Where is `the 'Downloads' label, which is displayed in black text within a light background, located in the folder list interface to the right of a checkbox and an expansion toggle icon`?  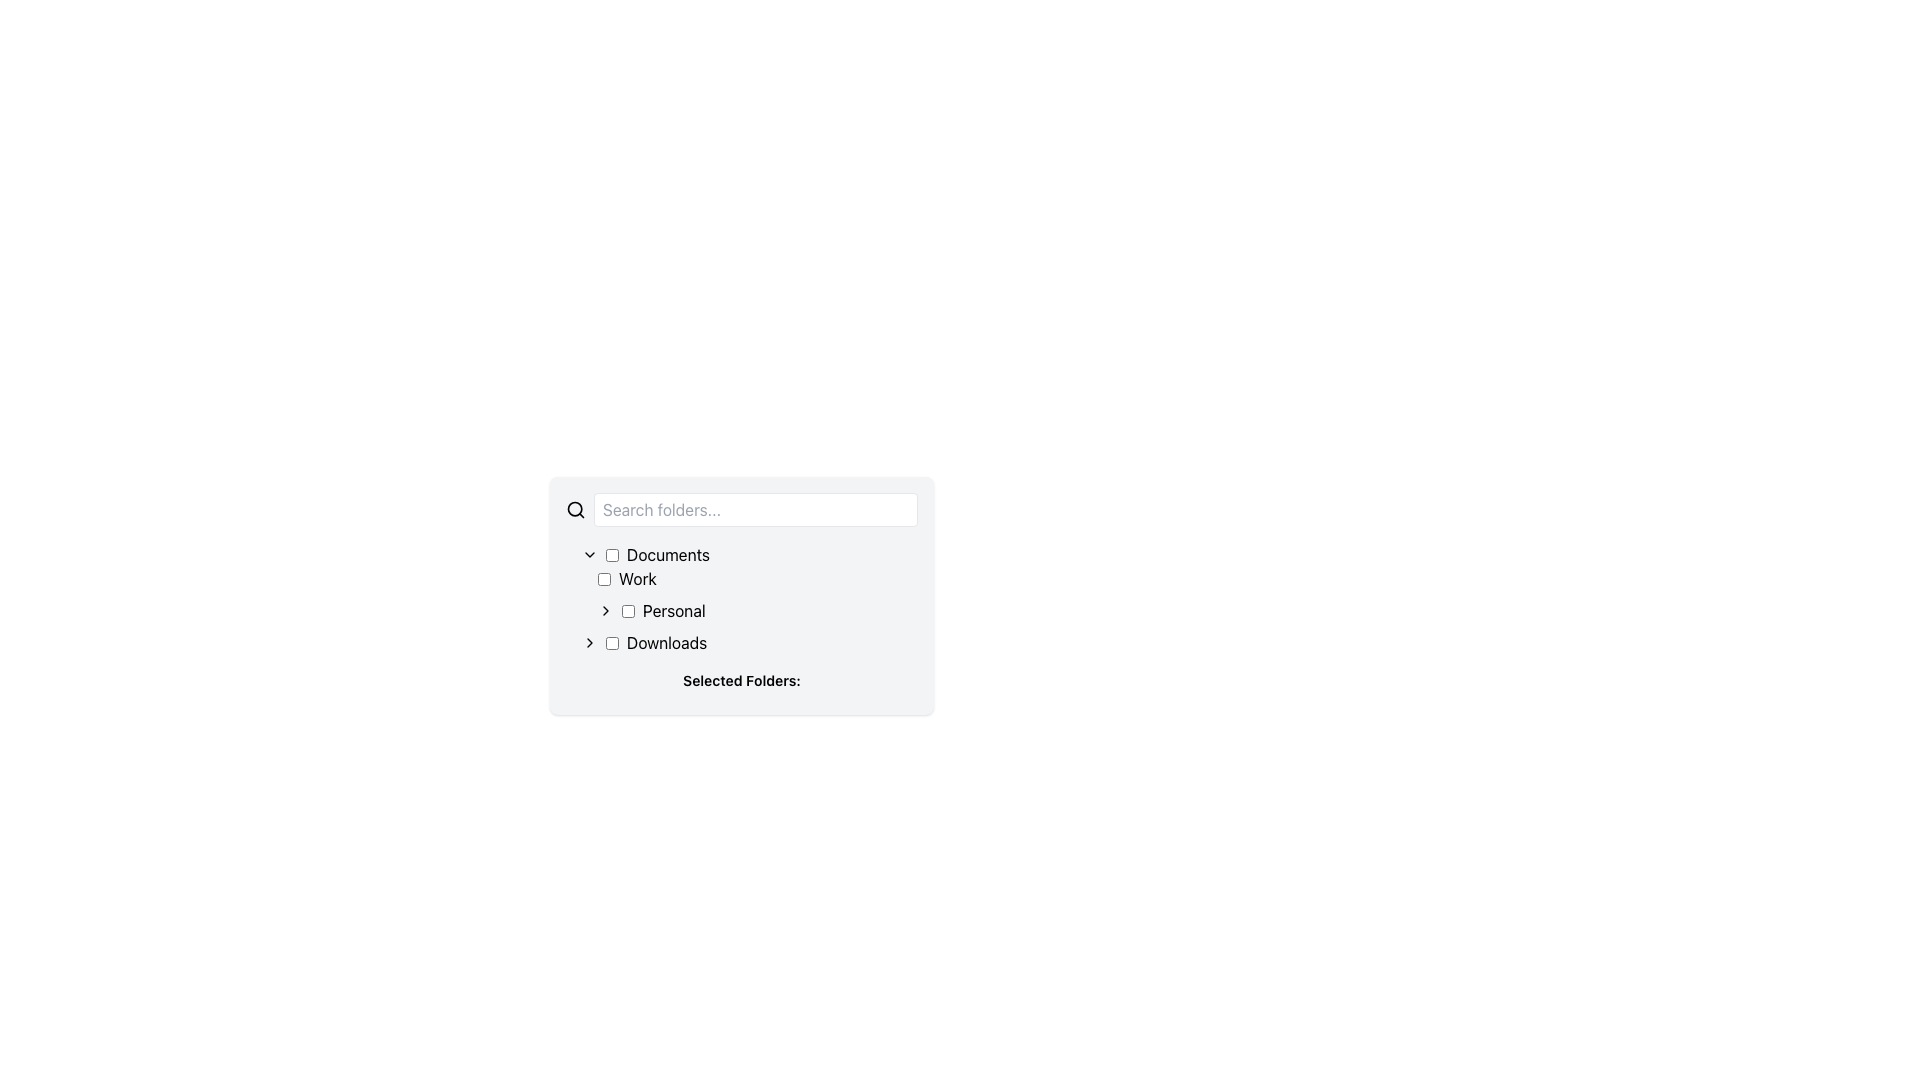 the 'Downloads' label, which is displayed in black text within a light background, located in the folder list interface to the right of a checkbox and an expansion toggle icon is located at coordinates (667, 643).